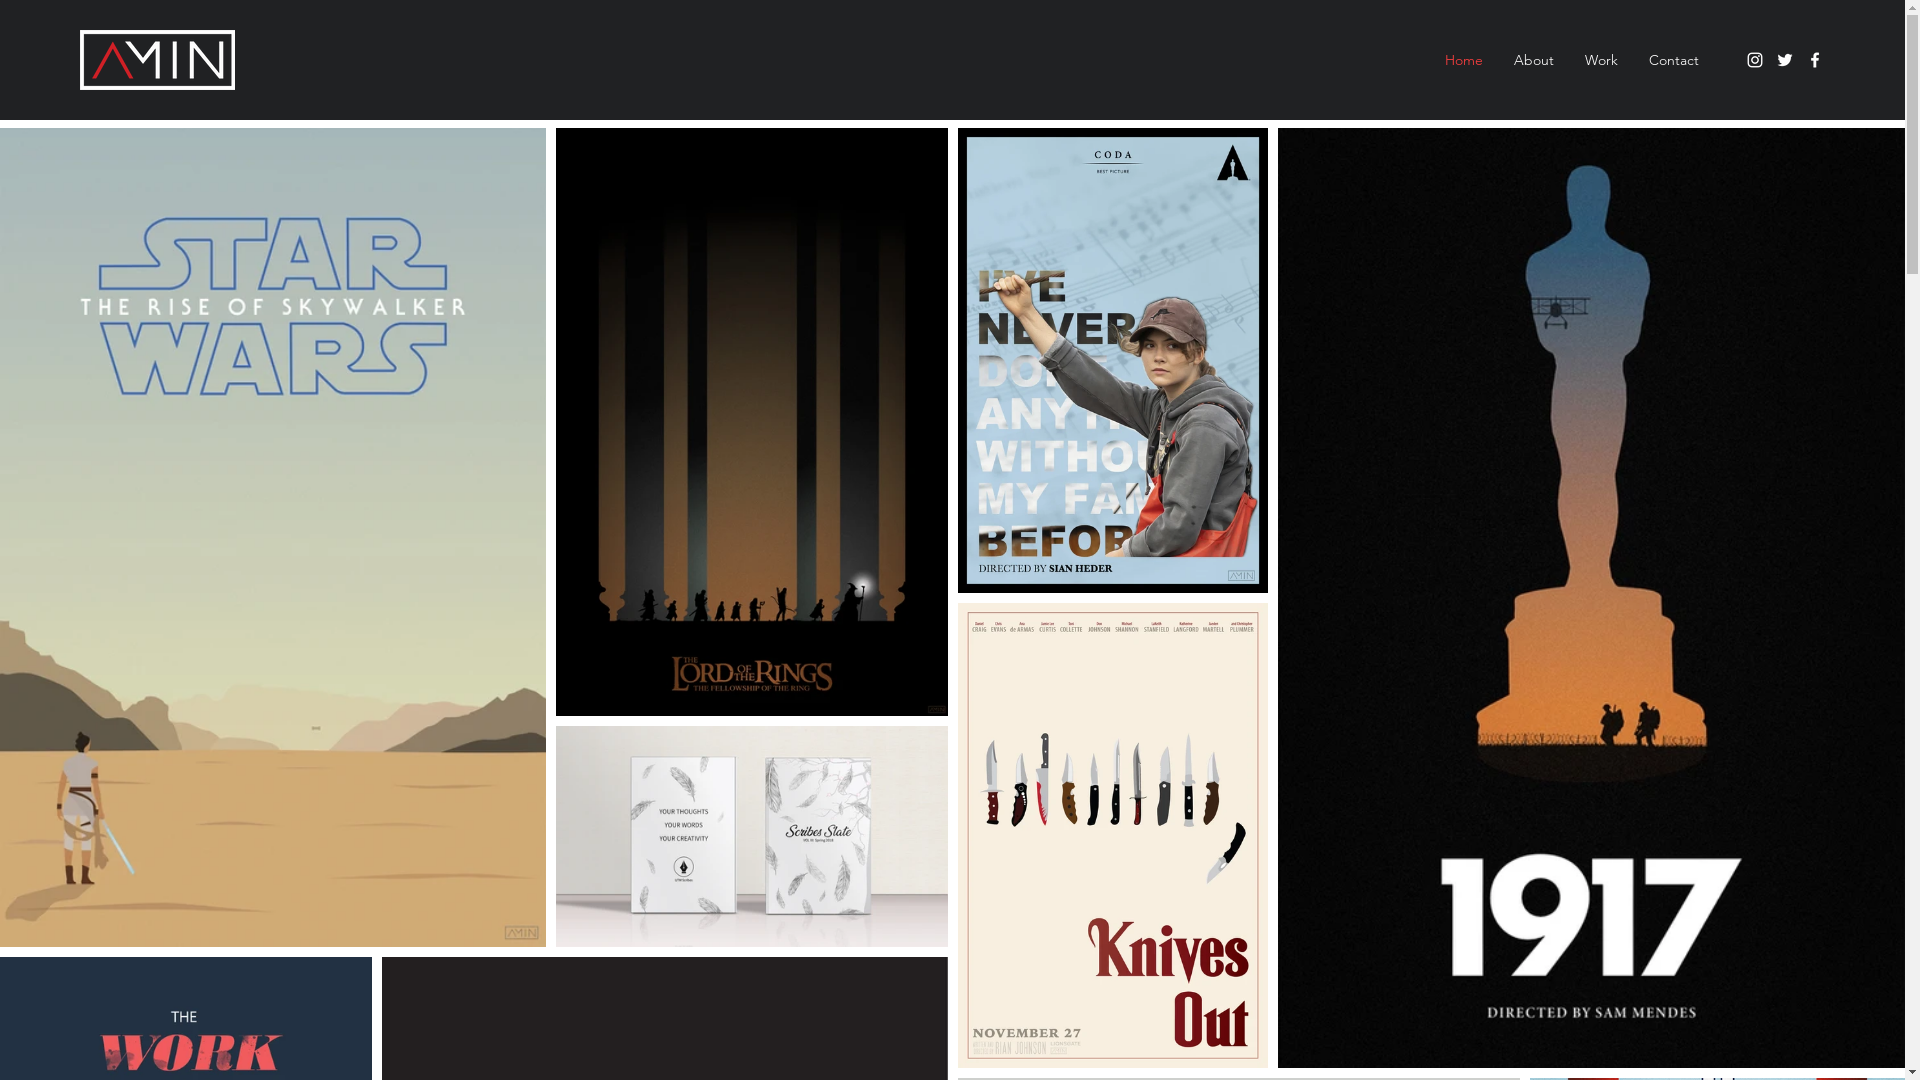 The height and width of the screenshot is (1080, 1920). I want to click on 'Home', so click(1429, 59).